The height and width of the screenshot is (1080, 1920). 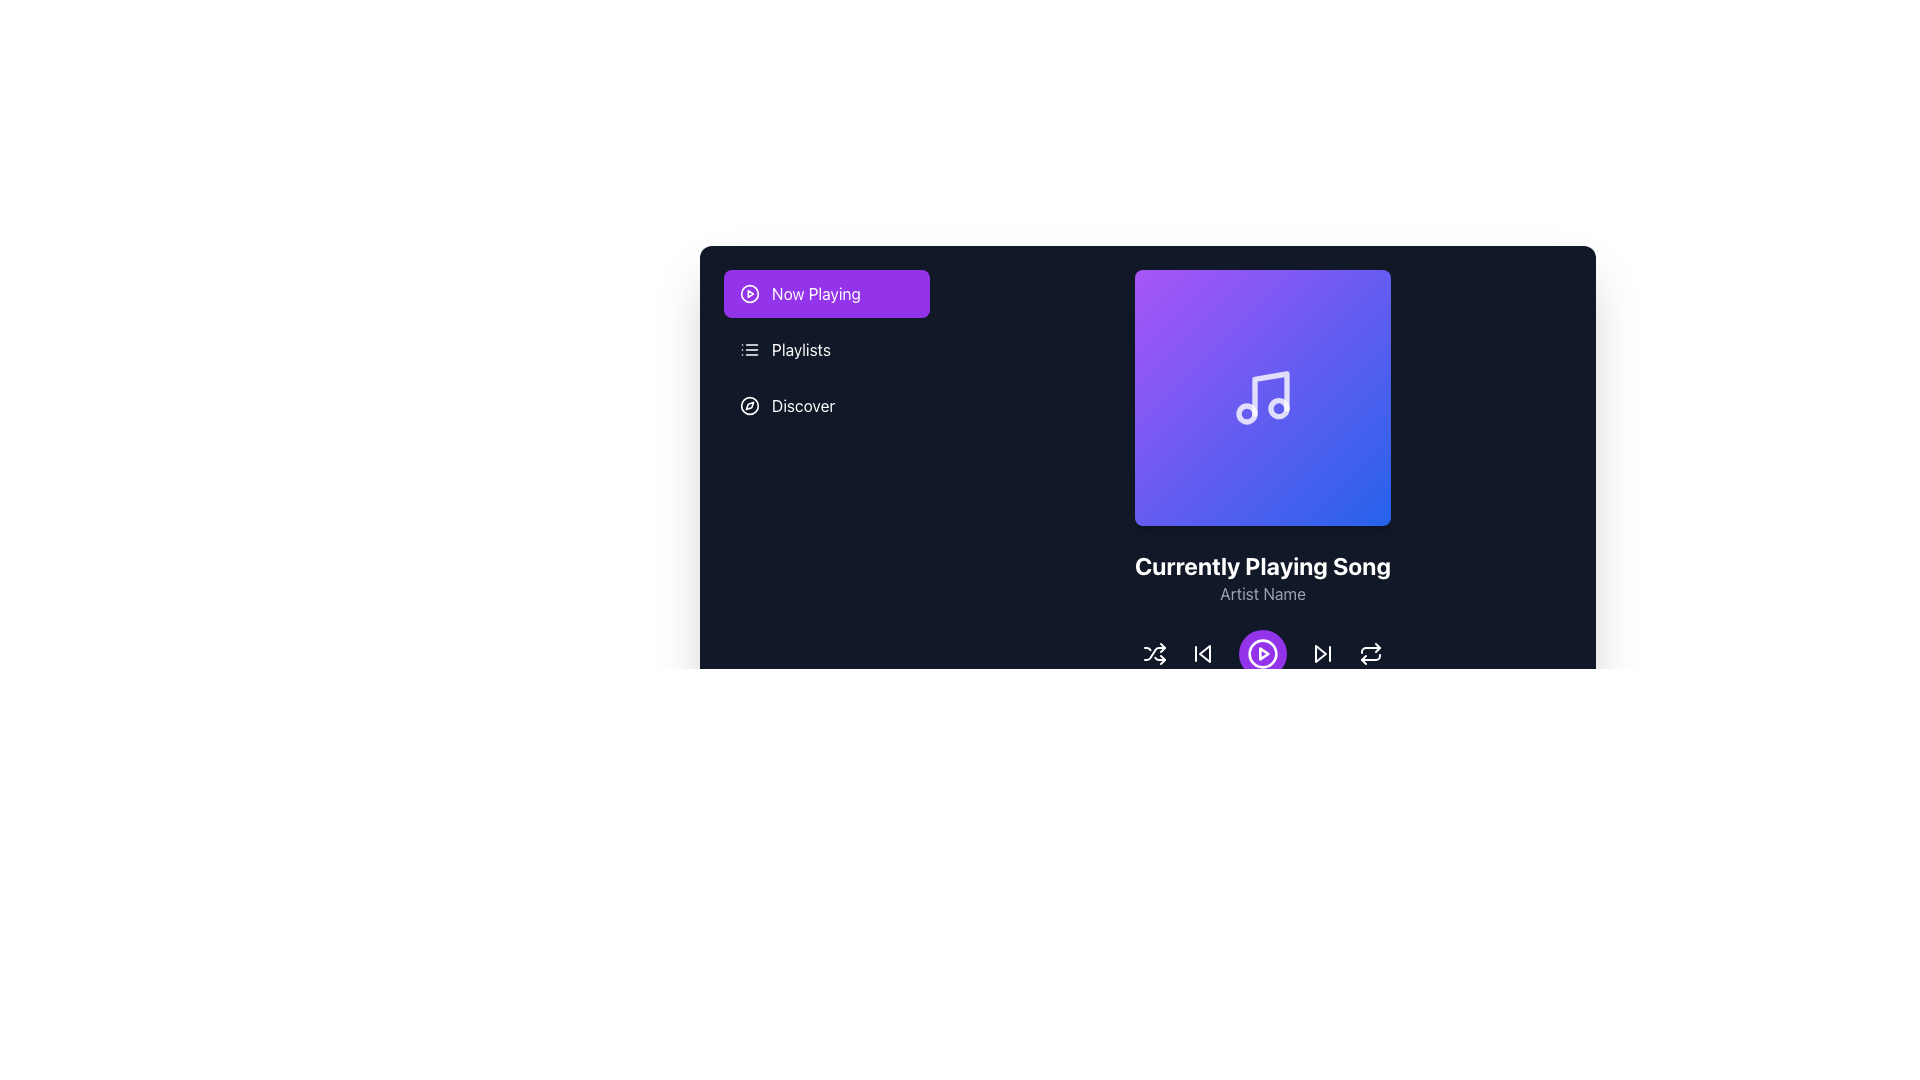 What do you see at coordinates (1263, 654) in the screenshot?
I see `the play icon, which is a triangle inside a circle located at the bottom center of the interface beneath the text 'Currently Playing Song'` at bounding box center [1263, 654].